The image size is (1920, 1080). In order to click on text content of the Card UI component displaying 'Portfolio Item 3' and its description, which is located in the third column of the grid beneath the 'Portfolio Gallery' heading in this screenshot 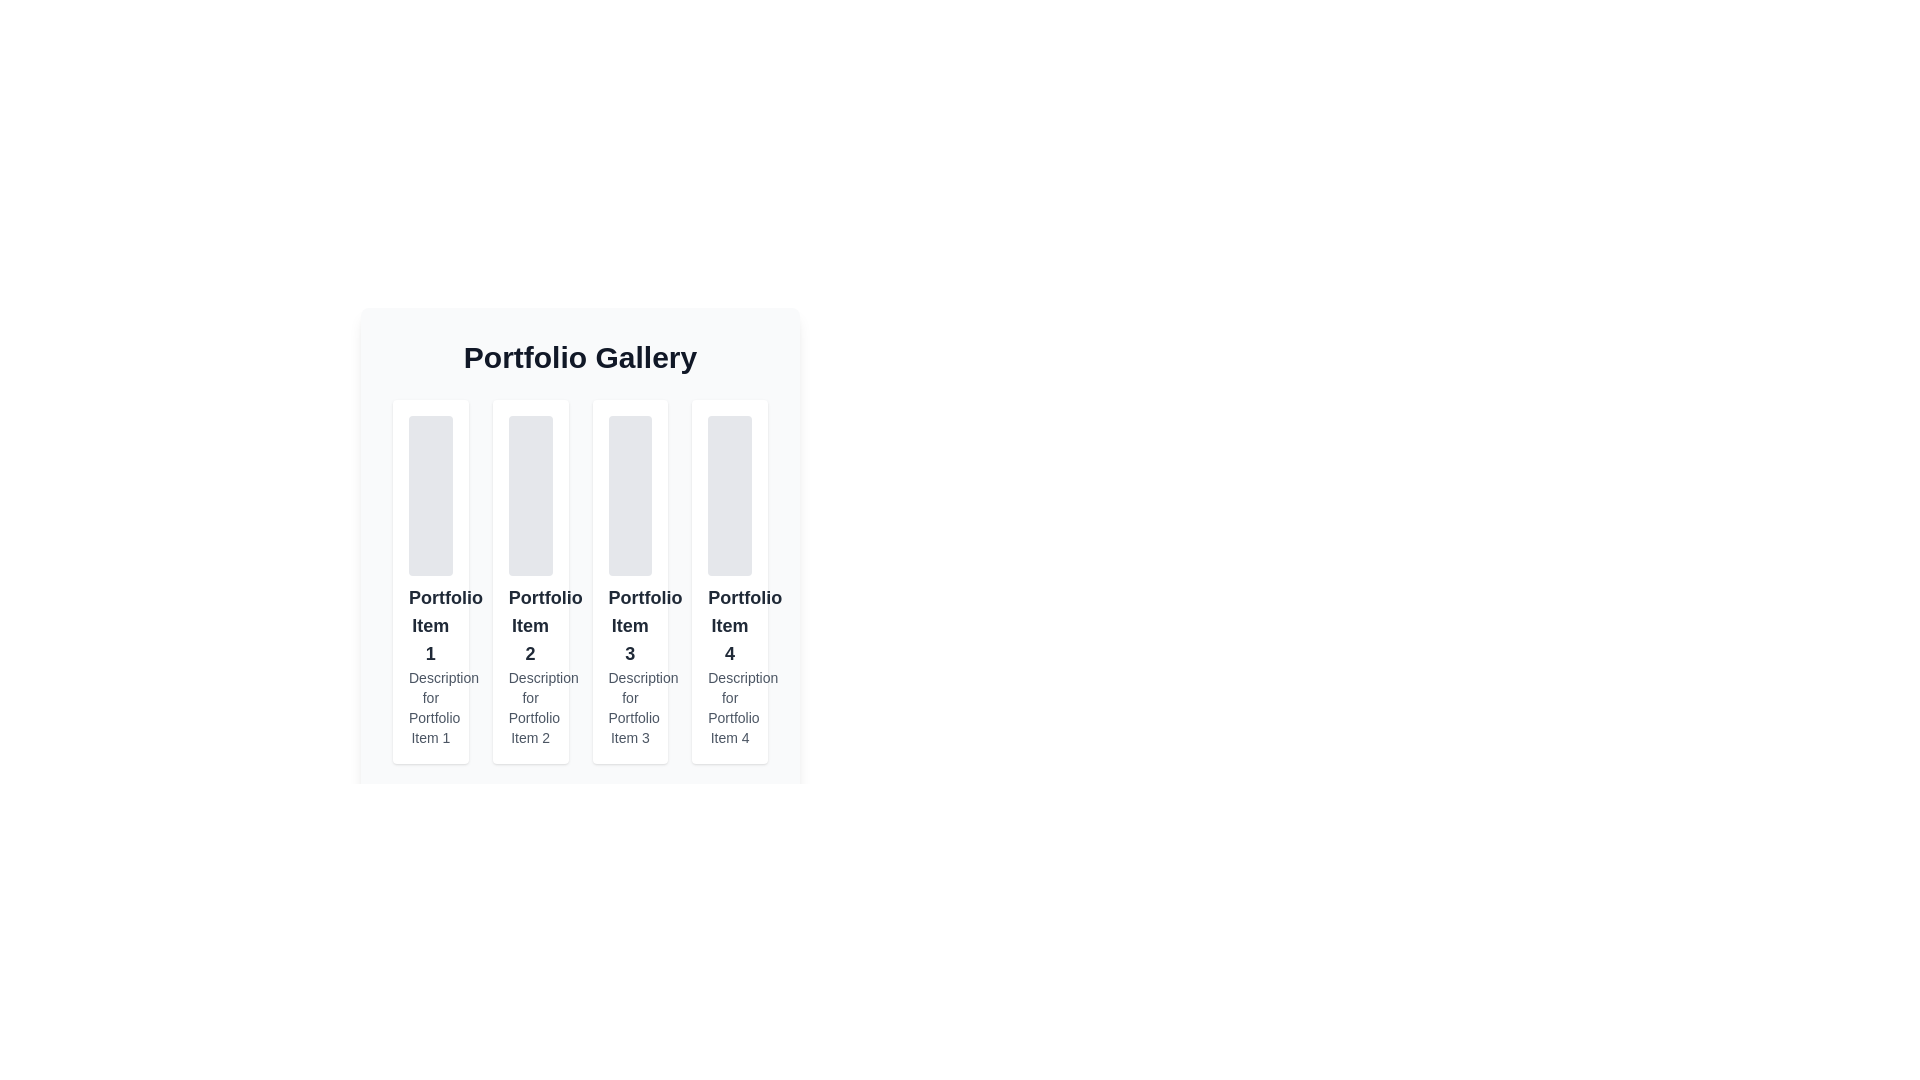, I will do `click(629, 582)`.